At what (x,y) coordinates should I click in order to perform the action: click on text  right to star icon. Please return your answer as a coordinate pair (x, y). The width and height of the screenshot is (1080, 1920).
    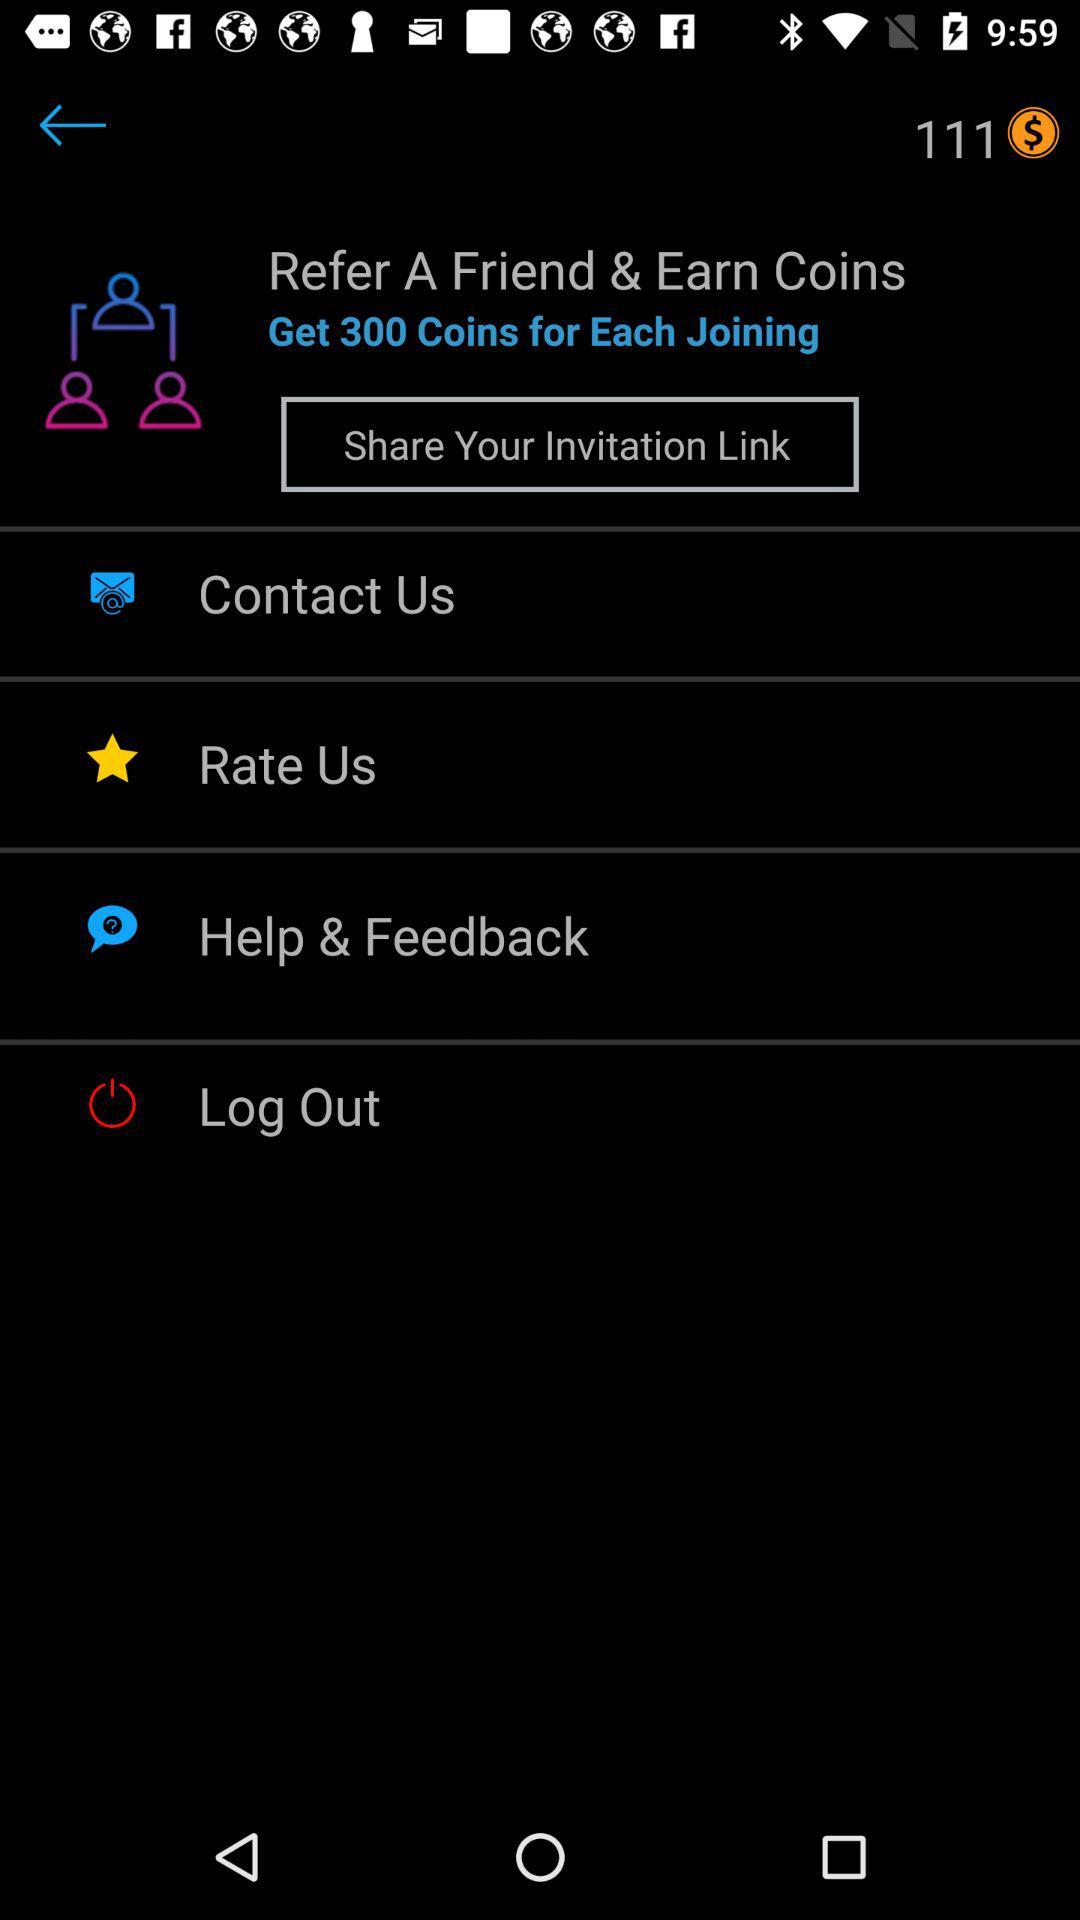
    Looking at the image, I should click on (287, 762).